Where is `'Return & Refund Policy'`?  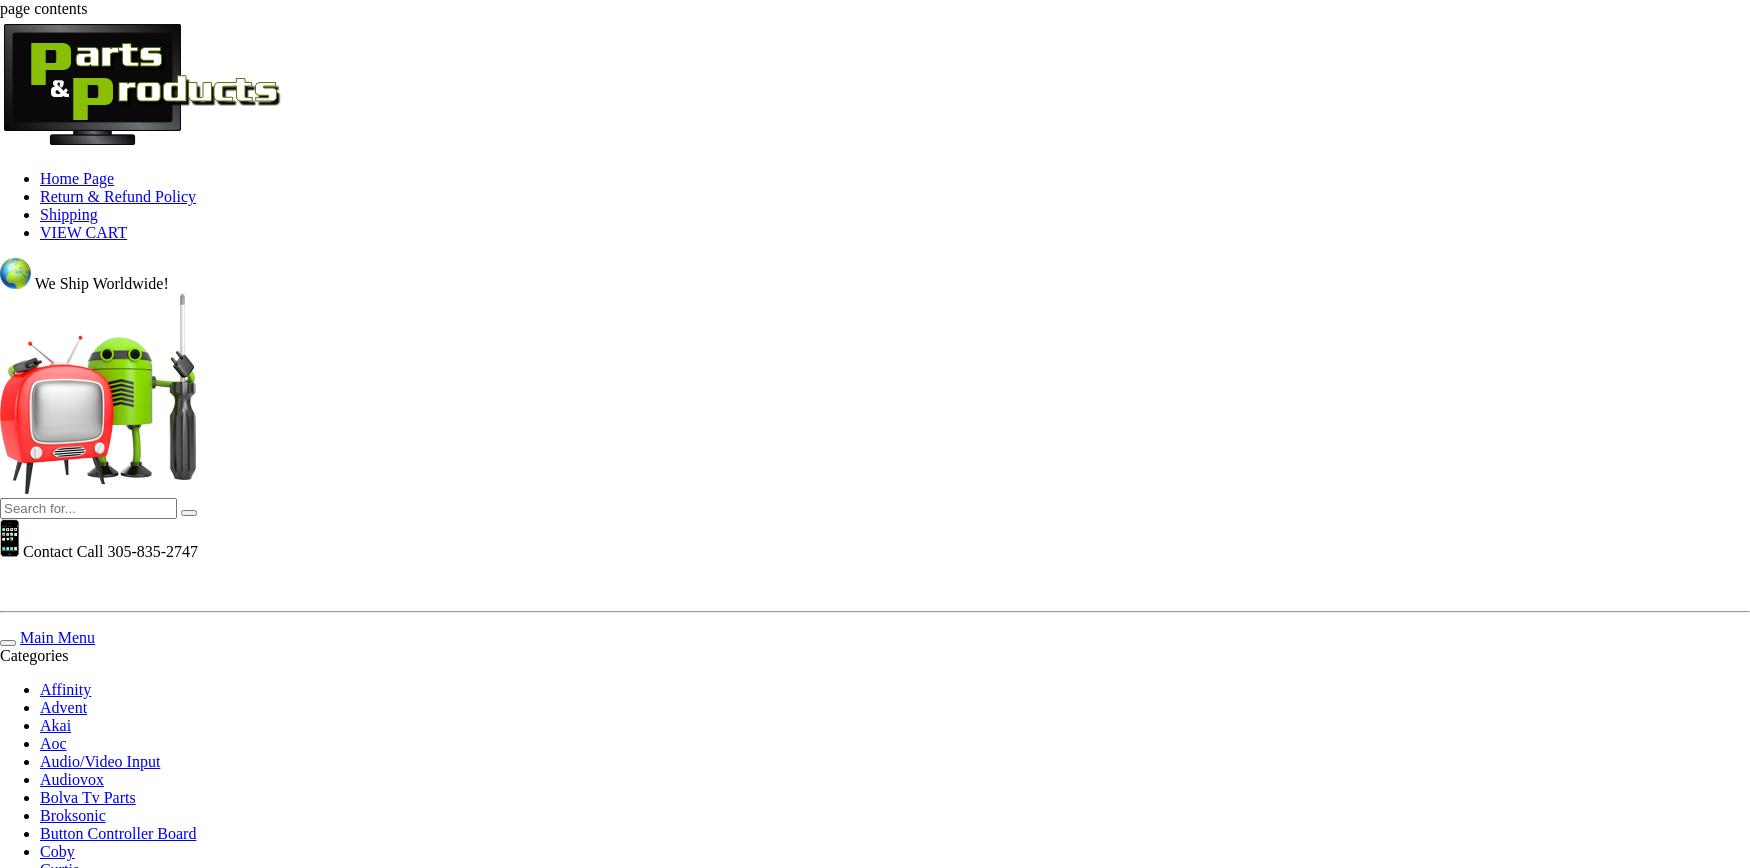 'Return & Refund Policy' is located at coordinates (117, 196).